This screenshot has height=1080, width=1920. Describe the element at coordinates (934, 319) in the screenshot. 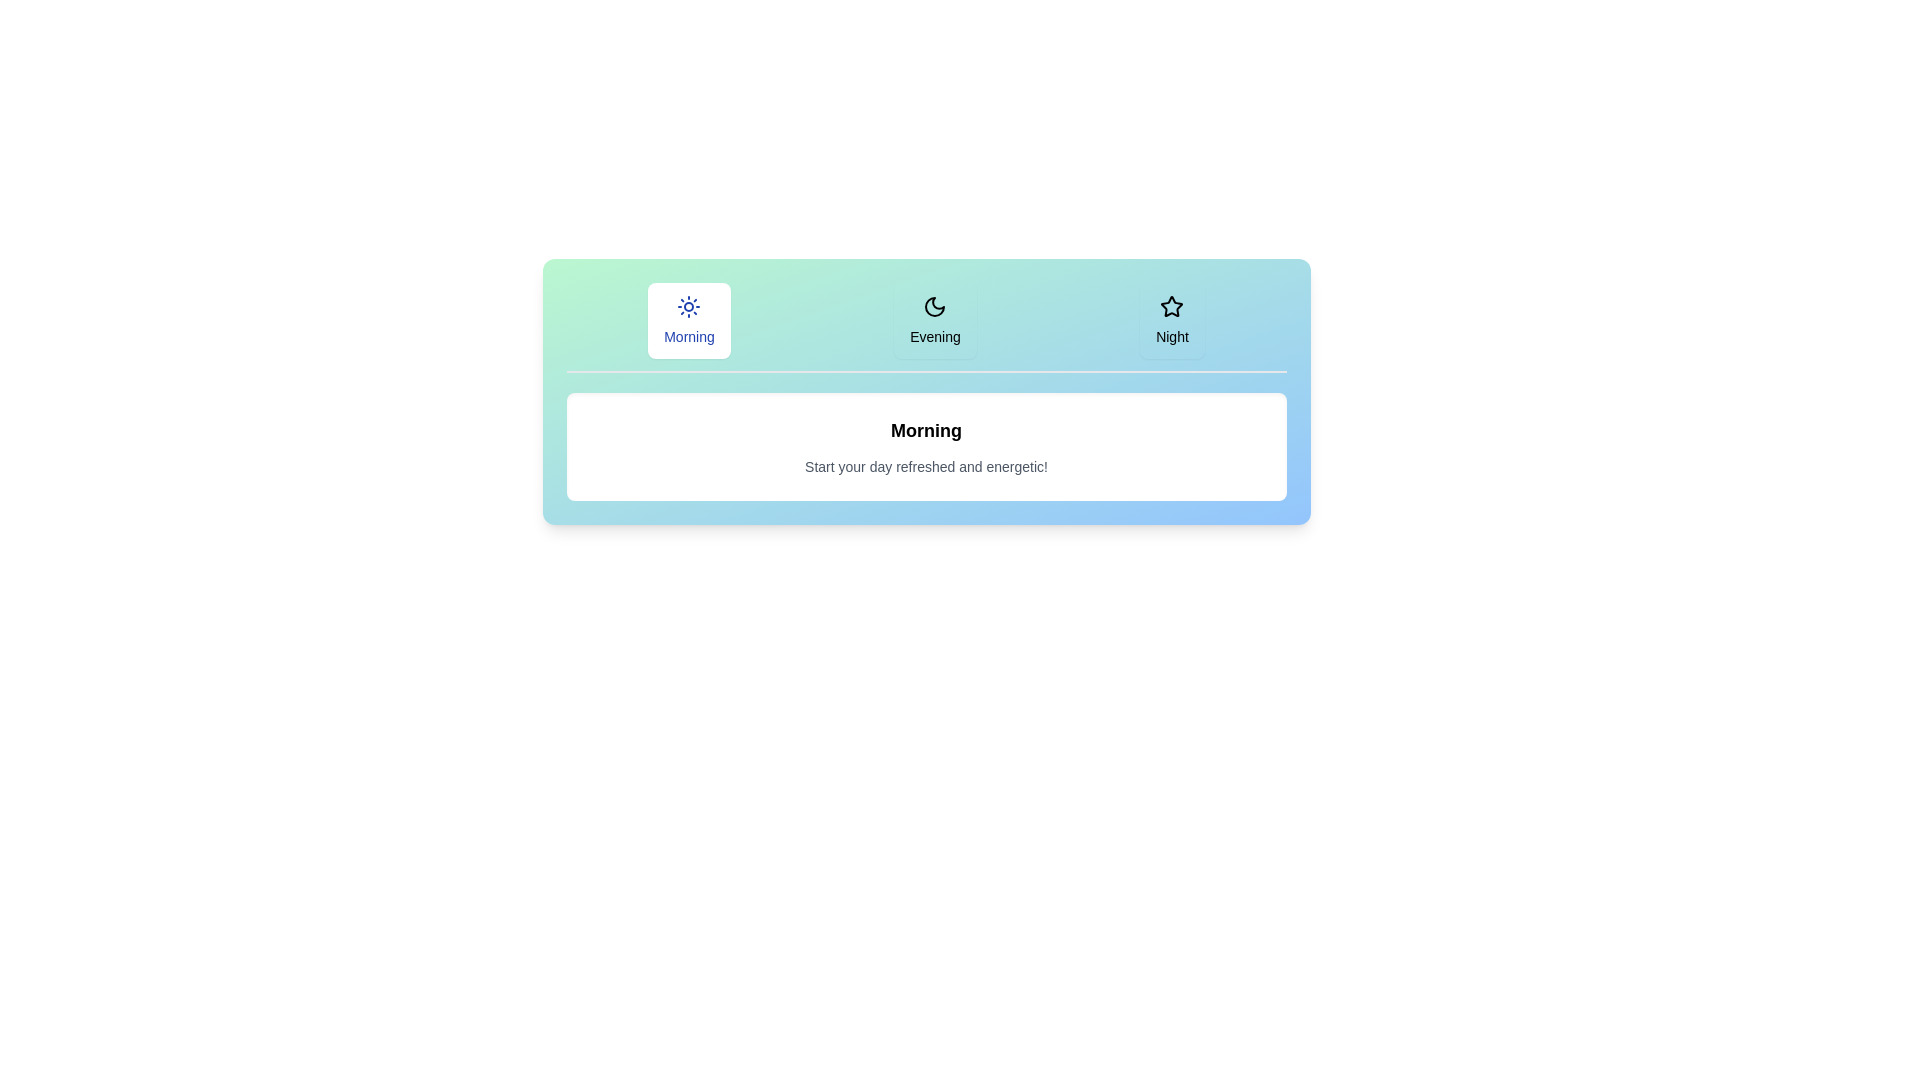

I see `the tab labeled Evening to select it` at that location.